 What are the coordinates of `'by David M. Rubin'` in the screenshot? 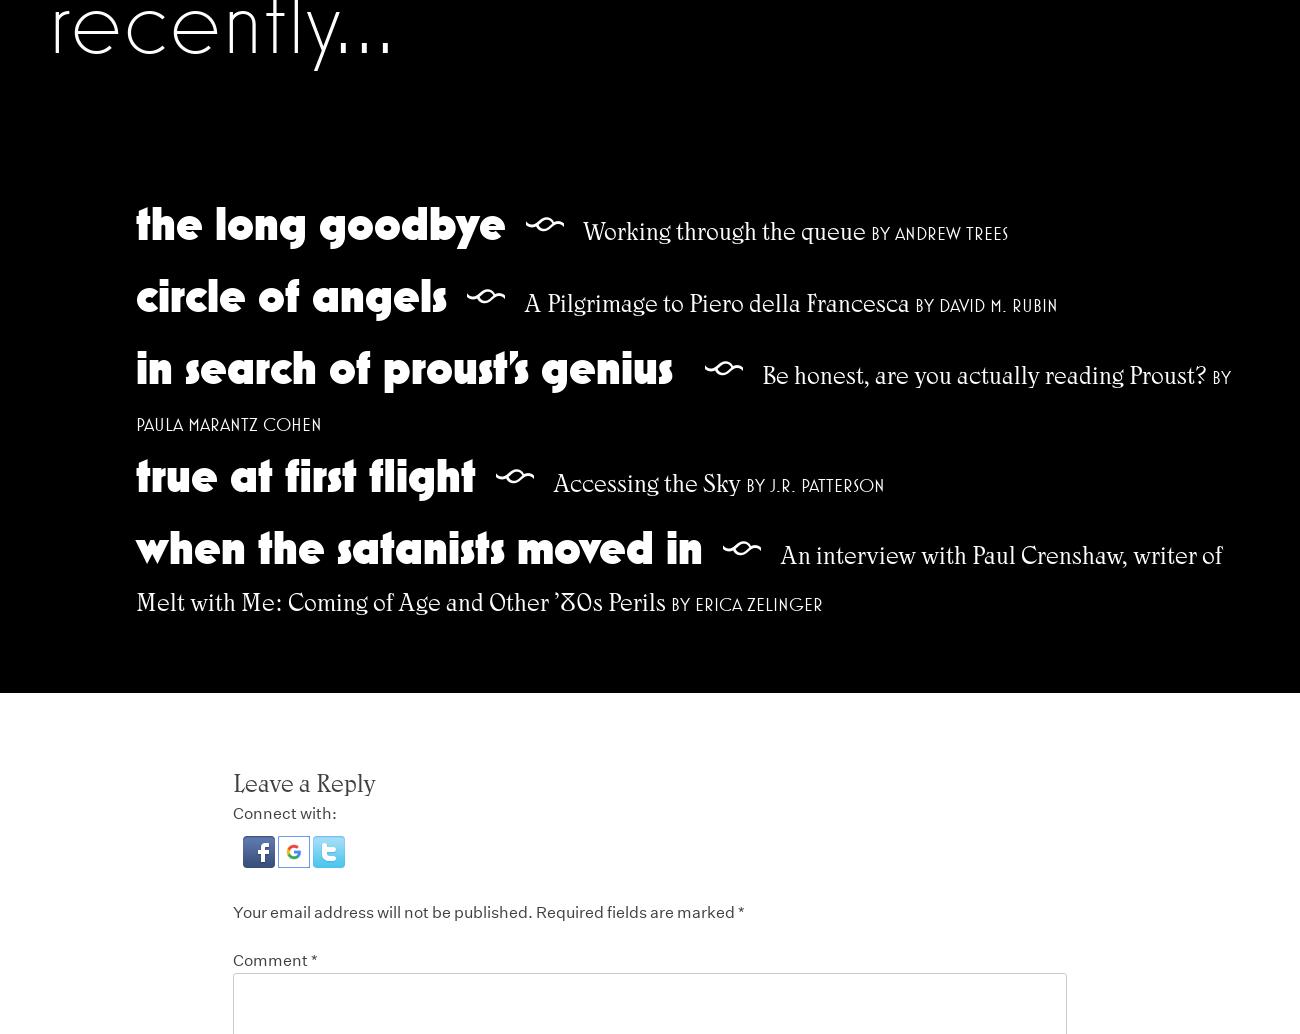 It's located at (985, 303).